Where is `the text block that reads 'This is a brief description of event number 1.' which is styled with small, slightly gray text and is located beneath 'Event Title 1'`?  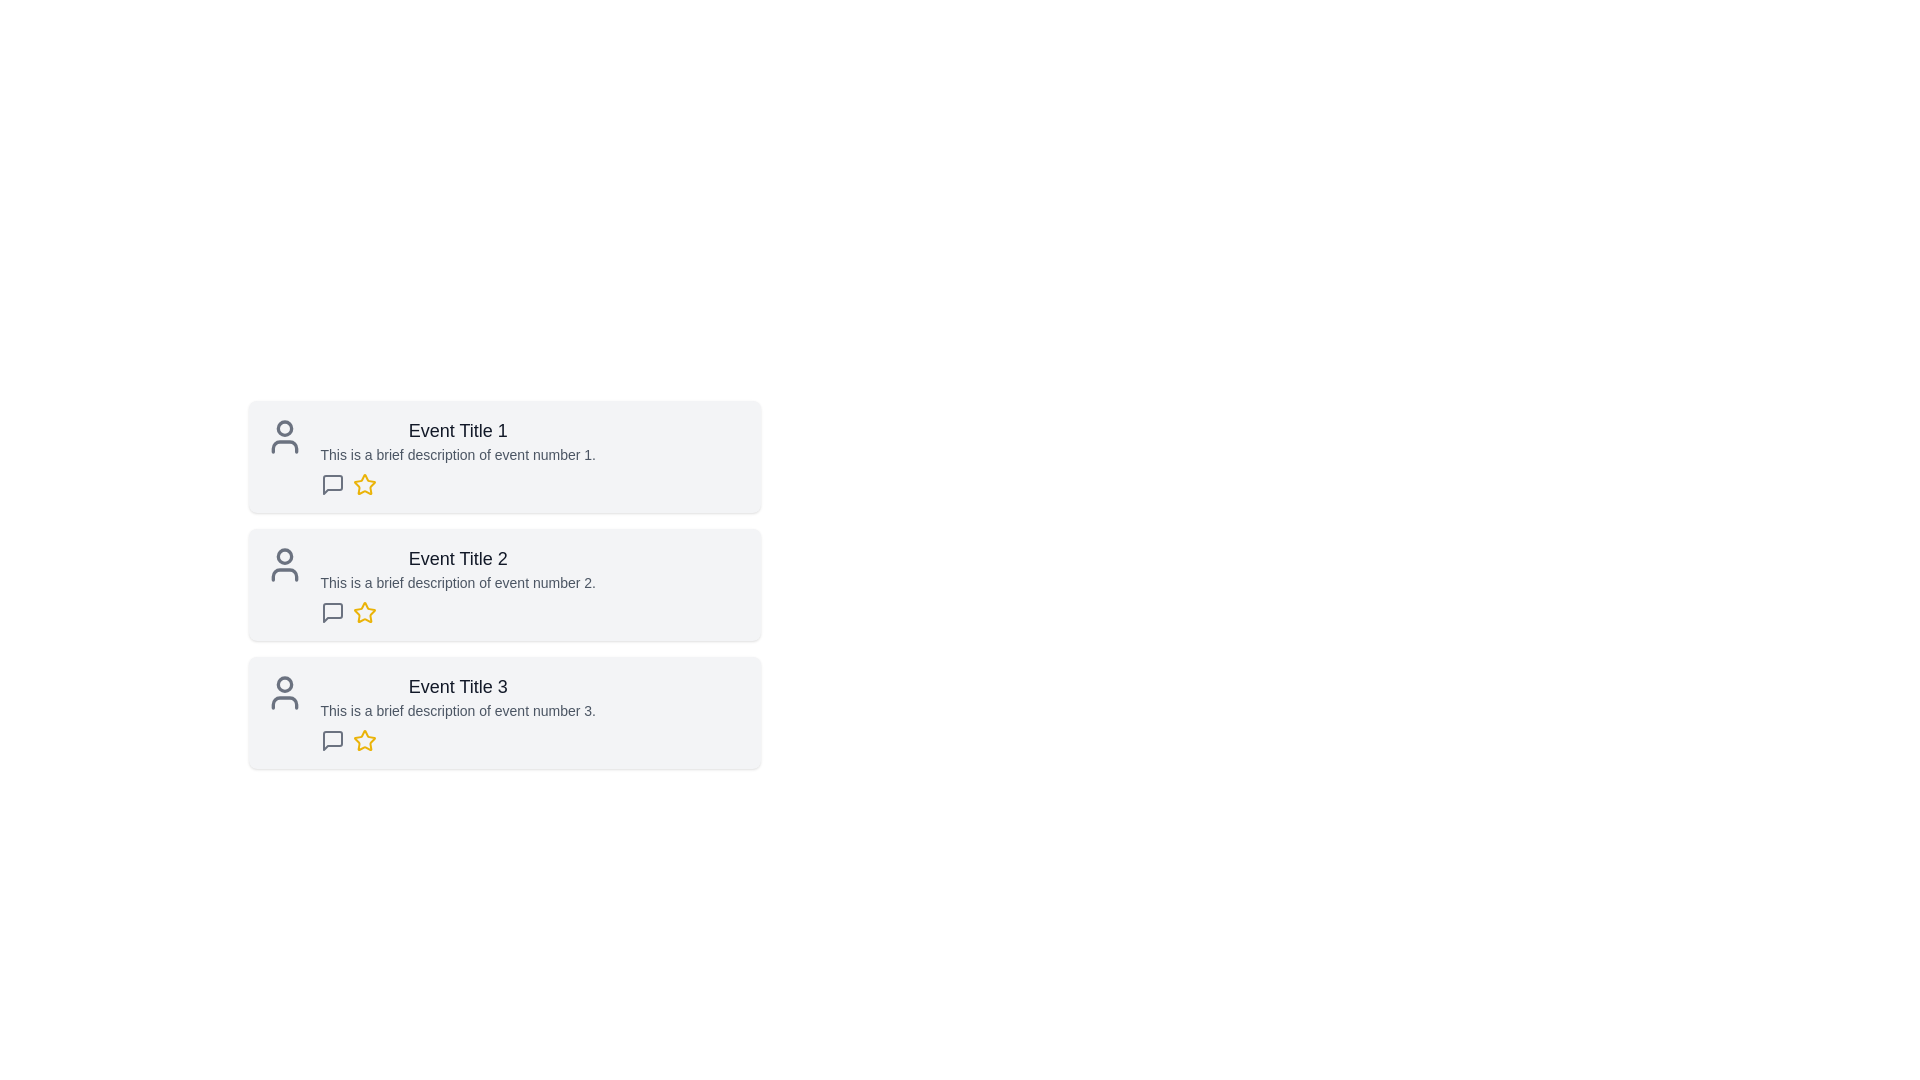 the text block that reads 'This is a brief description of event number 1.' which is styled with small, slightly gray text and is located beneath 'Event Title 1' is located at coordinates (457, 455).